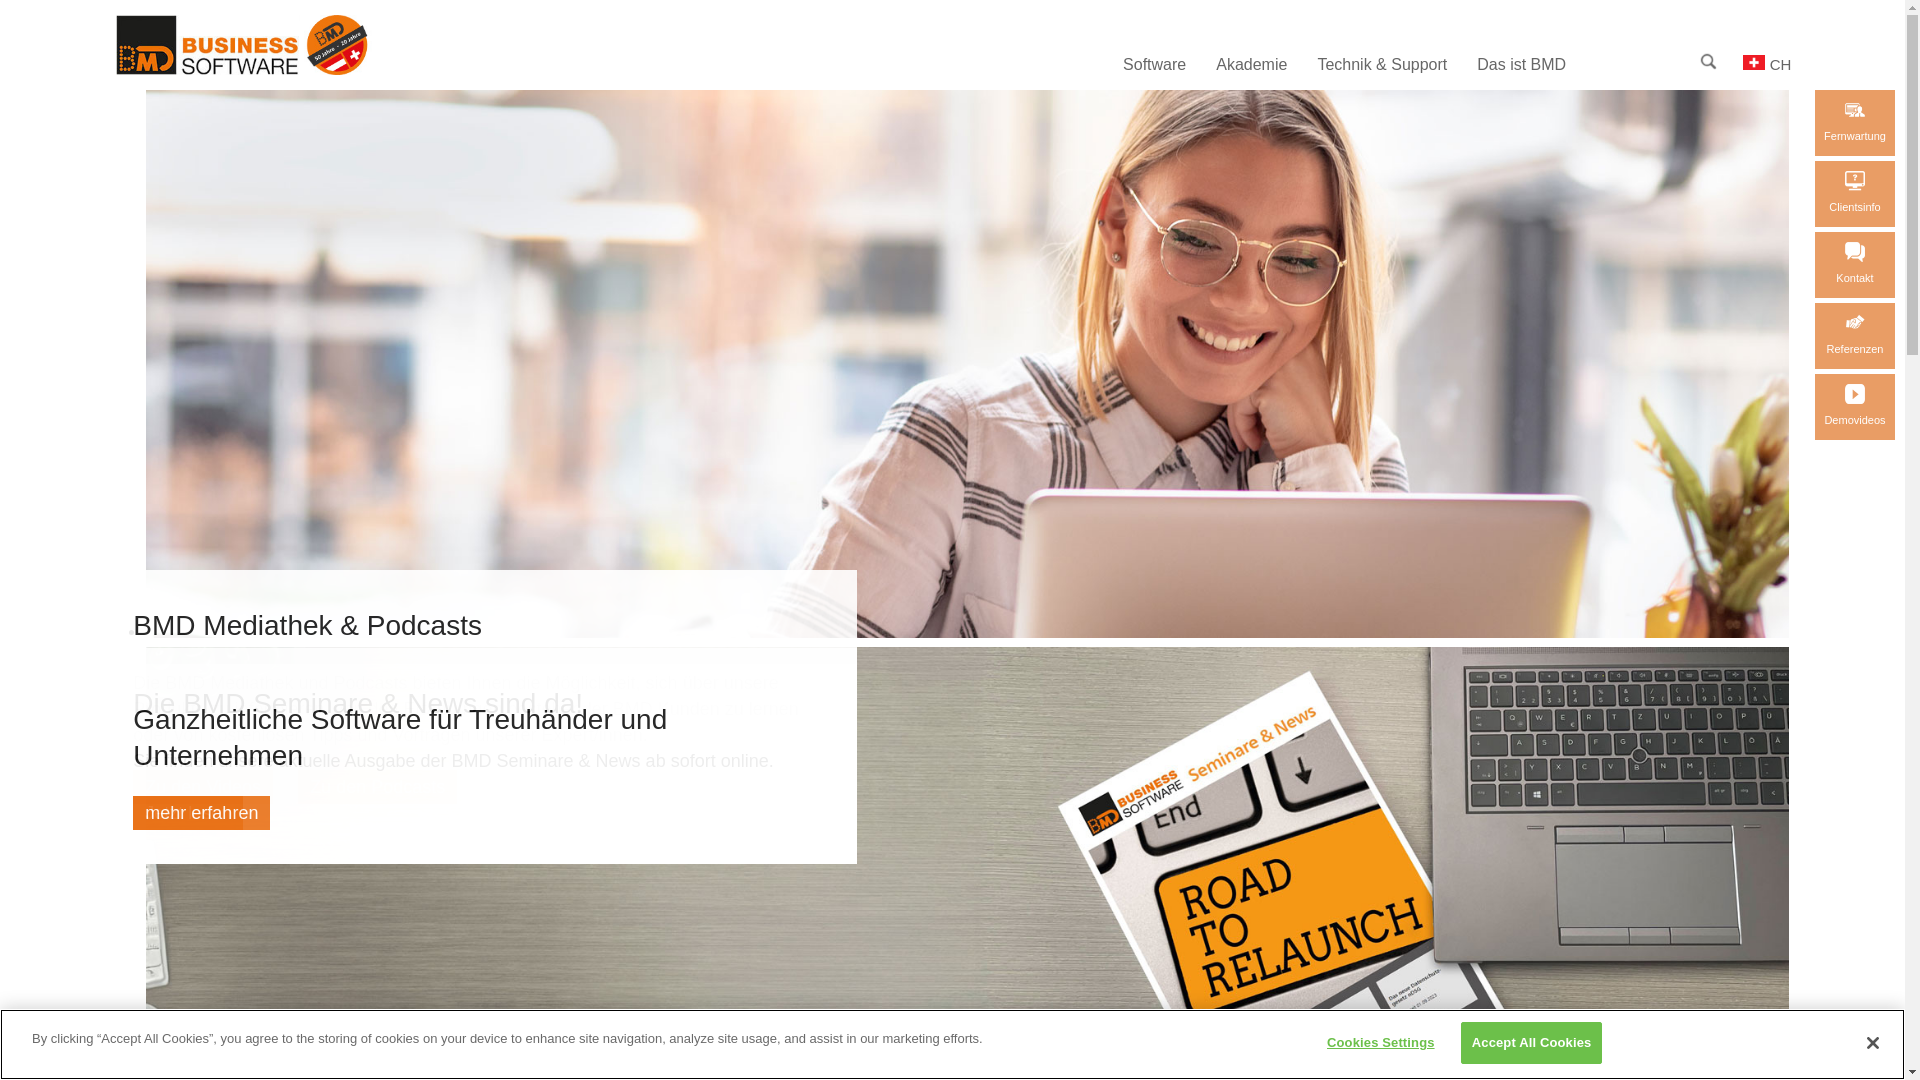  Describe the element at coordinates (1530, 1041) in the screenshot. I see `'Accept All Cookies'` at that location.